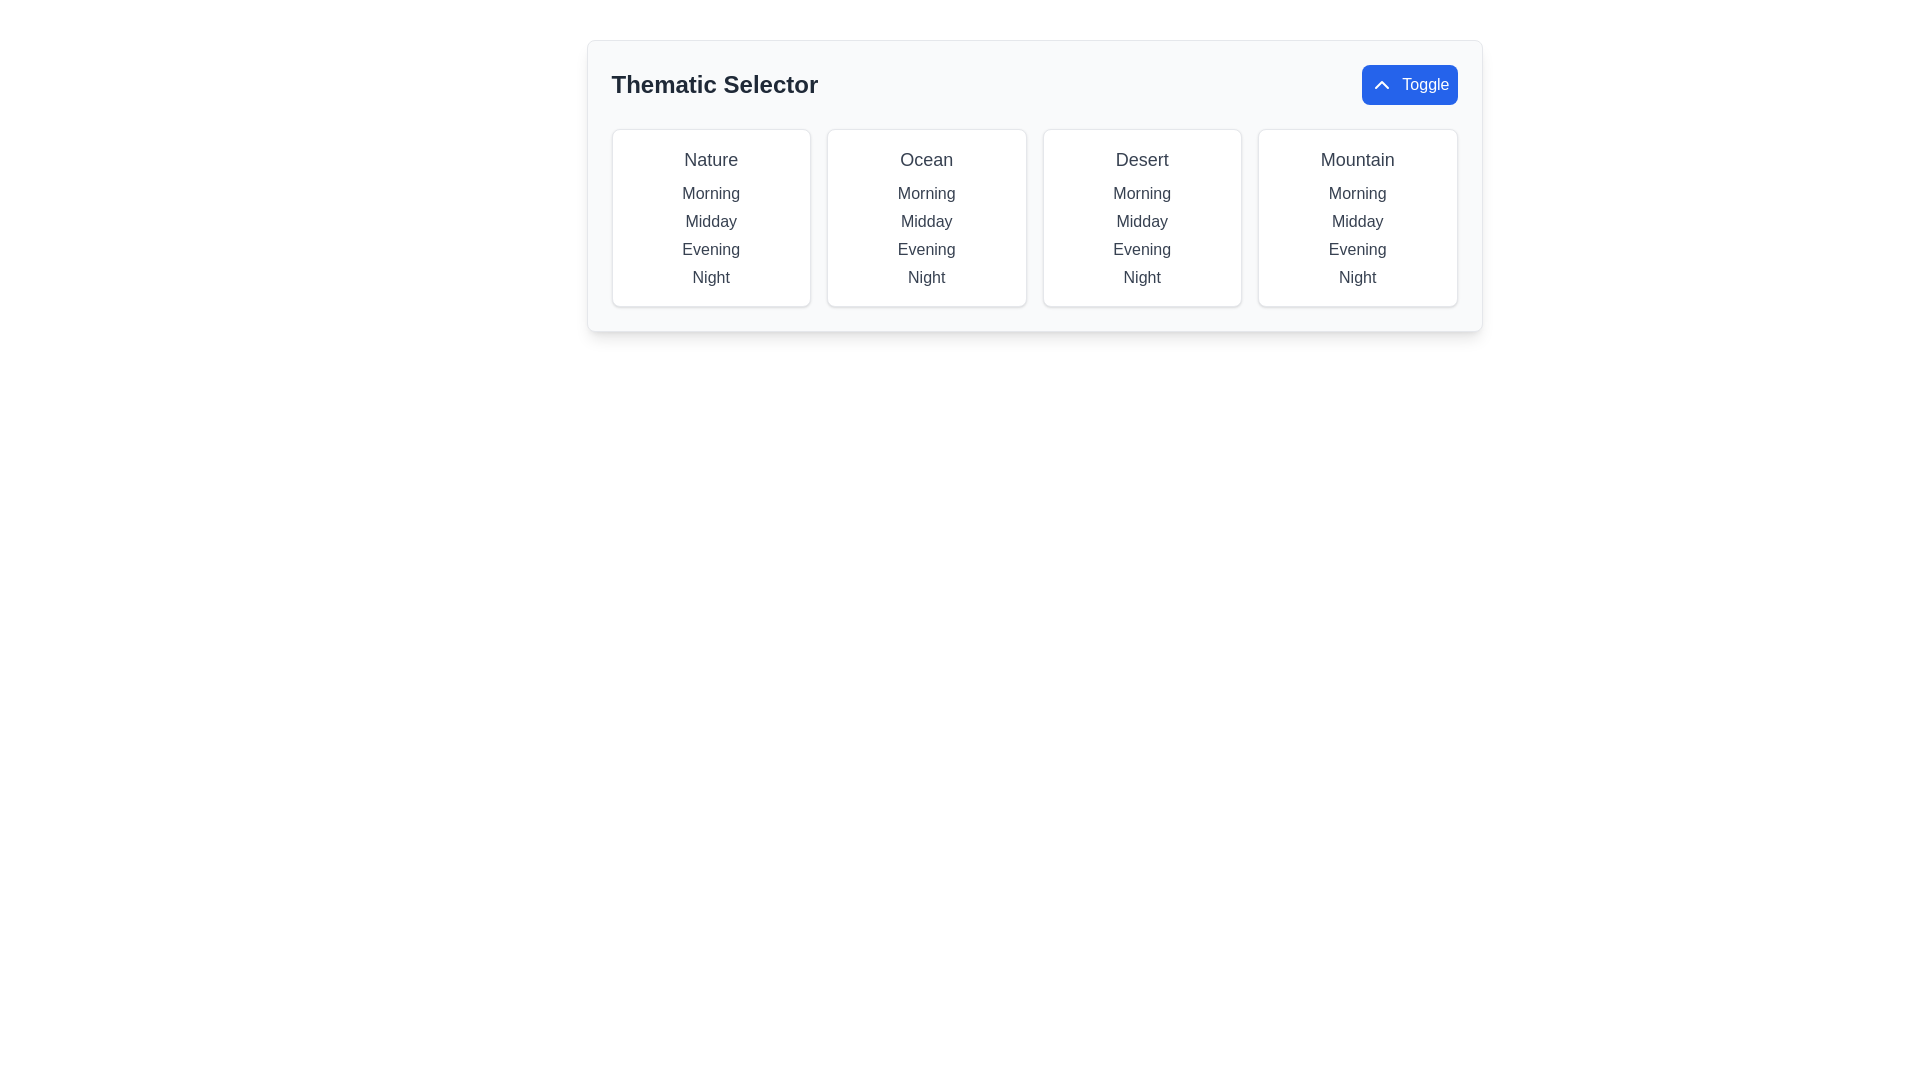  I want to click on the label representing the 'Night' time period in the 'Mountain' theme, which is the last item in its group, so click(1357, 277).